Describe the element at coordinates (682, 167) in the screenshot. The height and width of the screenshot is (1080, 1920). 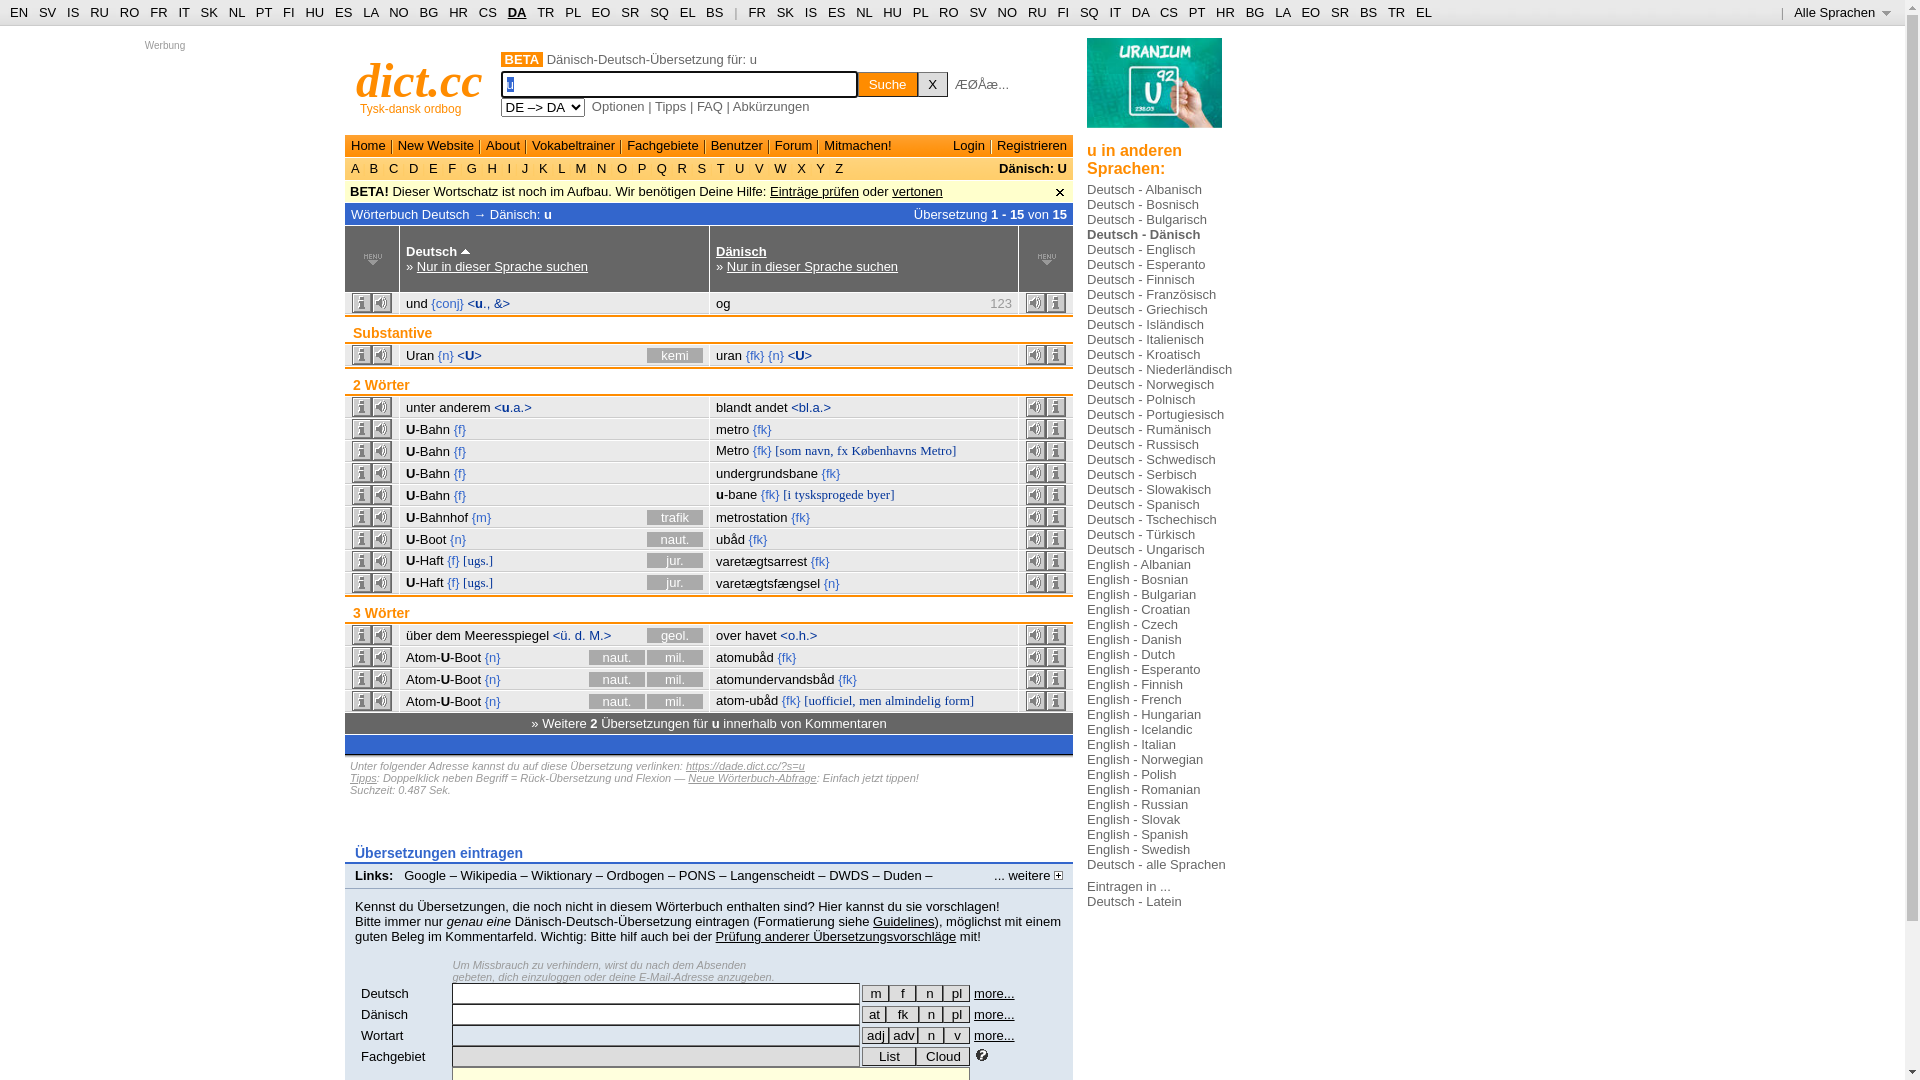
I see `'R'` at that location.